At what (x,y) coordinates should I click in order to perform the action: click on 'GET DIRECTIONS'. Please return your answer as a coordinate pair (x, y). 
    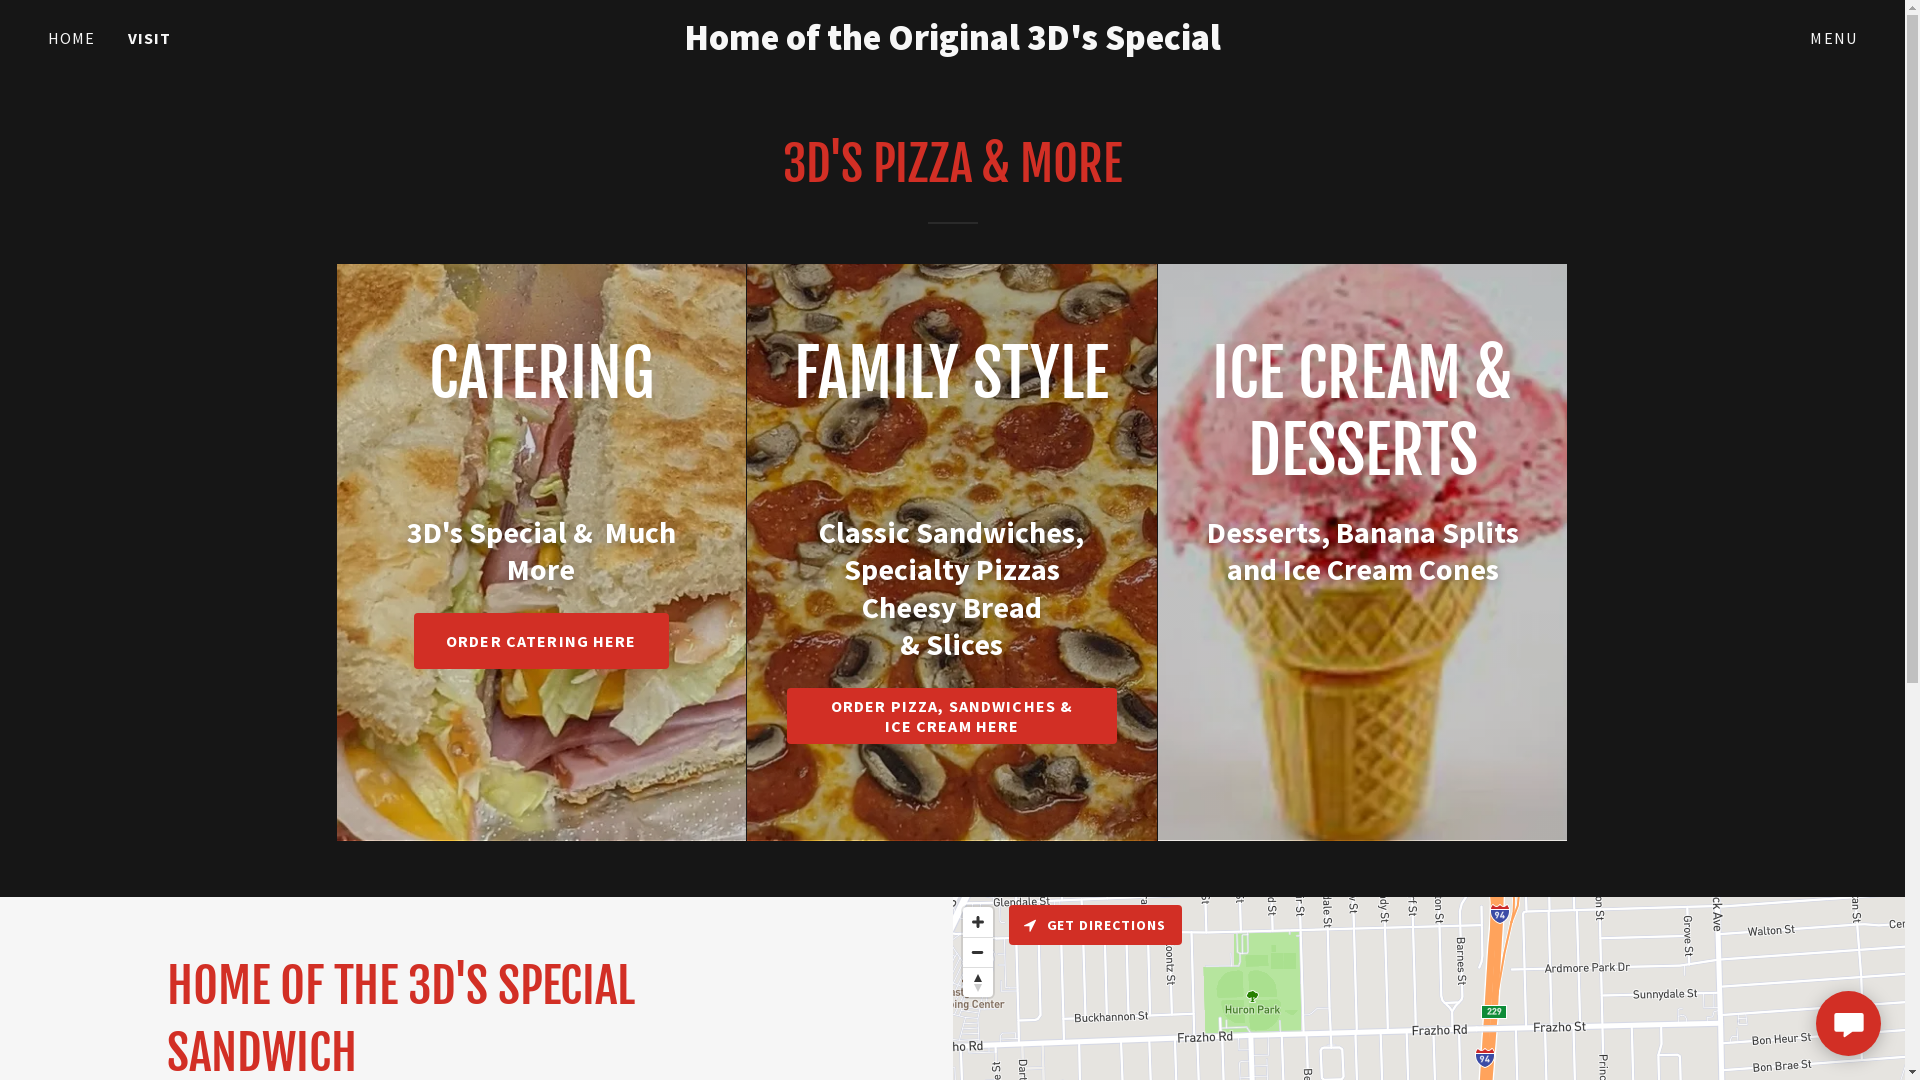
    Looking at the image, I should click on (1008, 925).